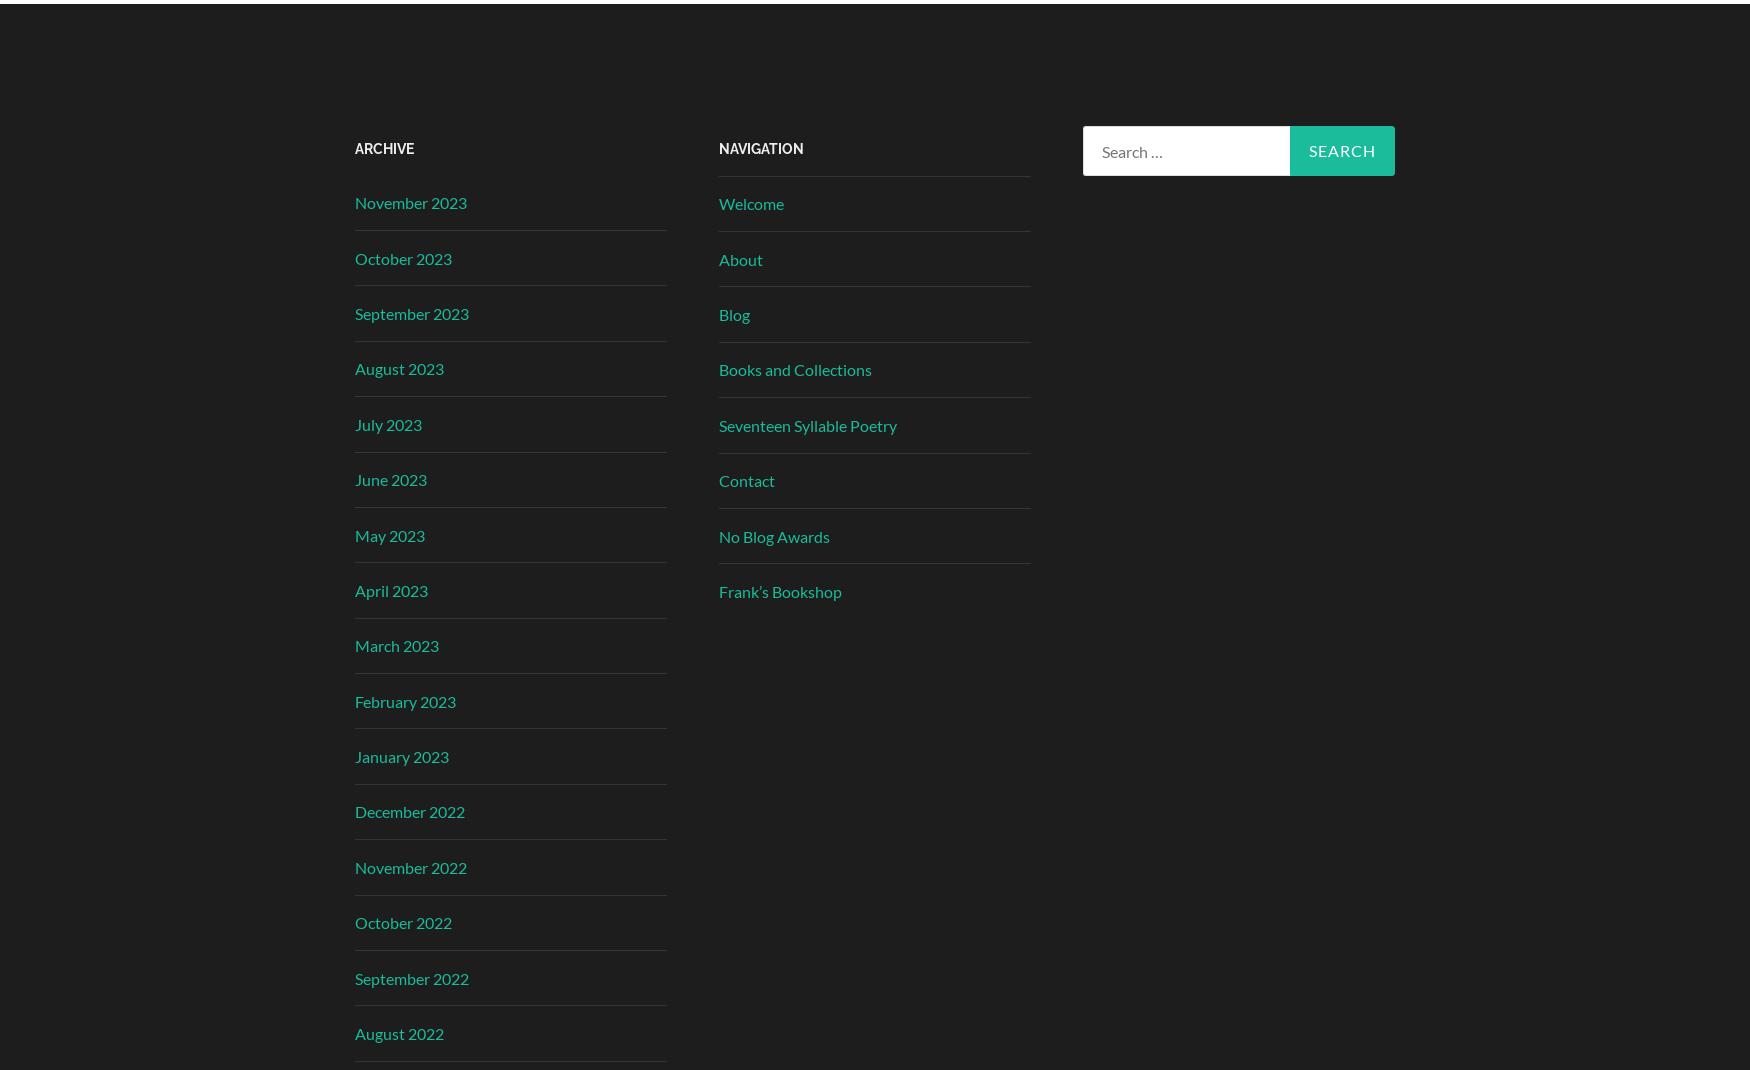  I want to click on 'February 2023', so click(404, 700).